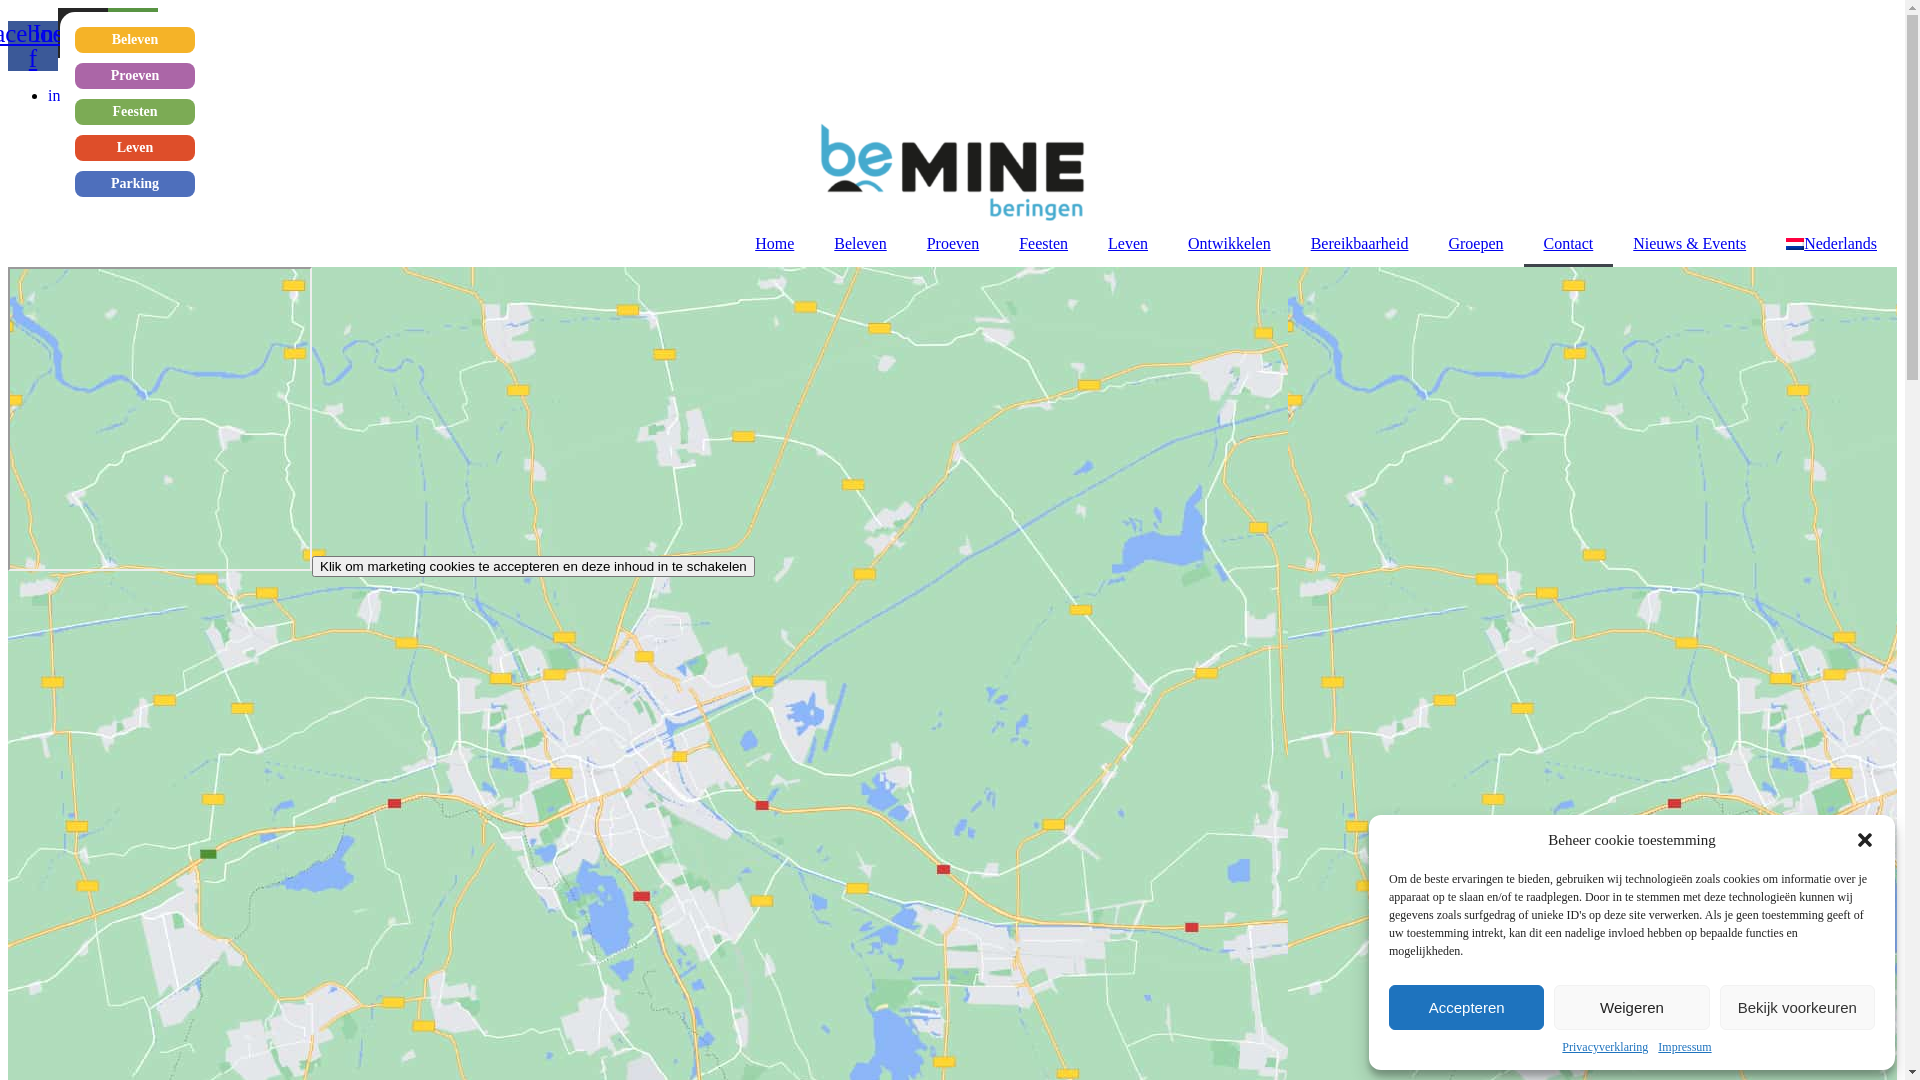 The width and height of the screenshot is (1920, 1080). I want to click on 'Leven', so click(1128, 242).